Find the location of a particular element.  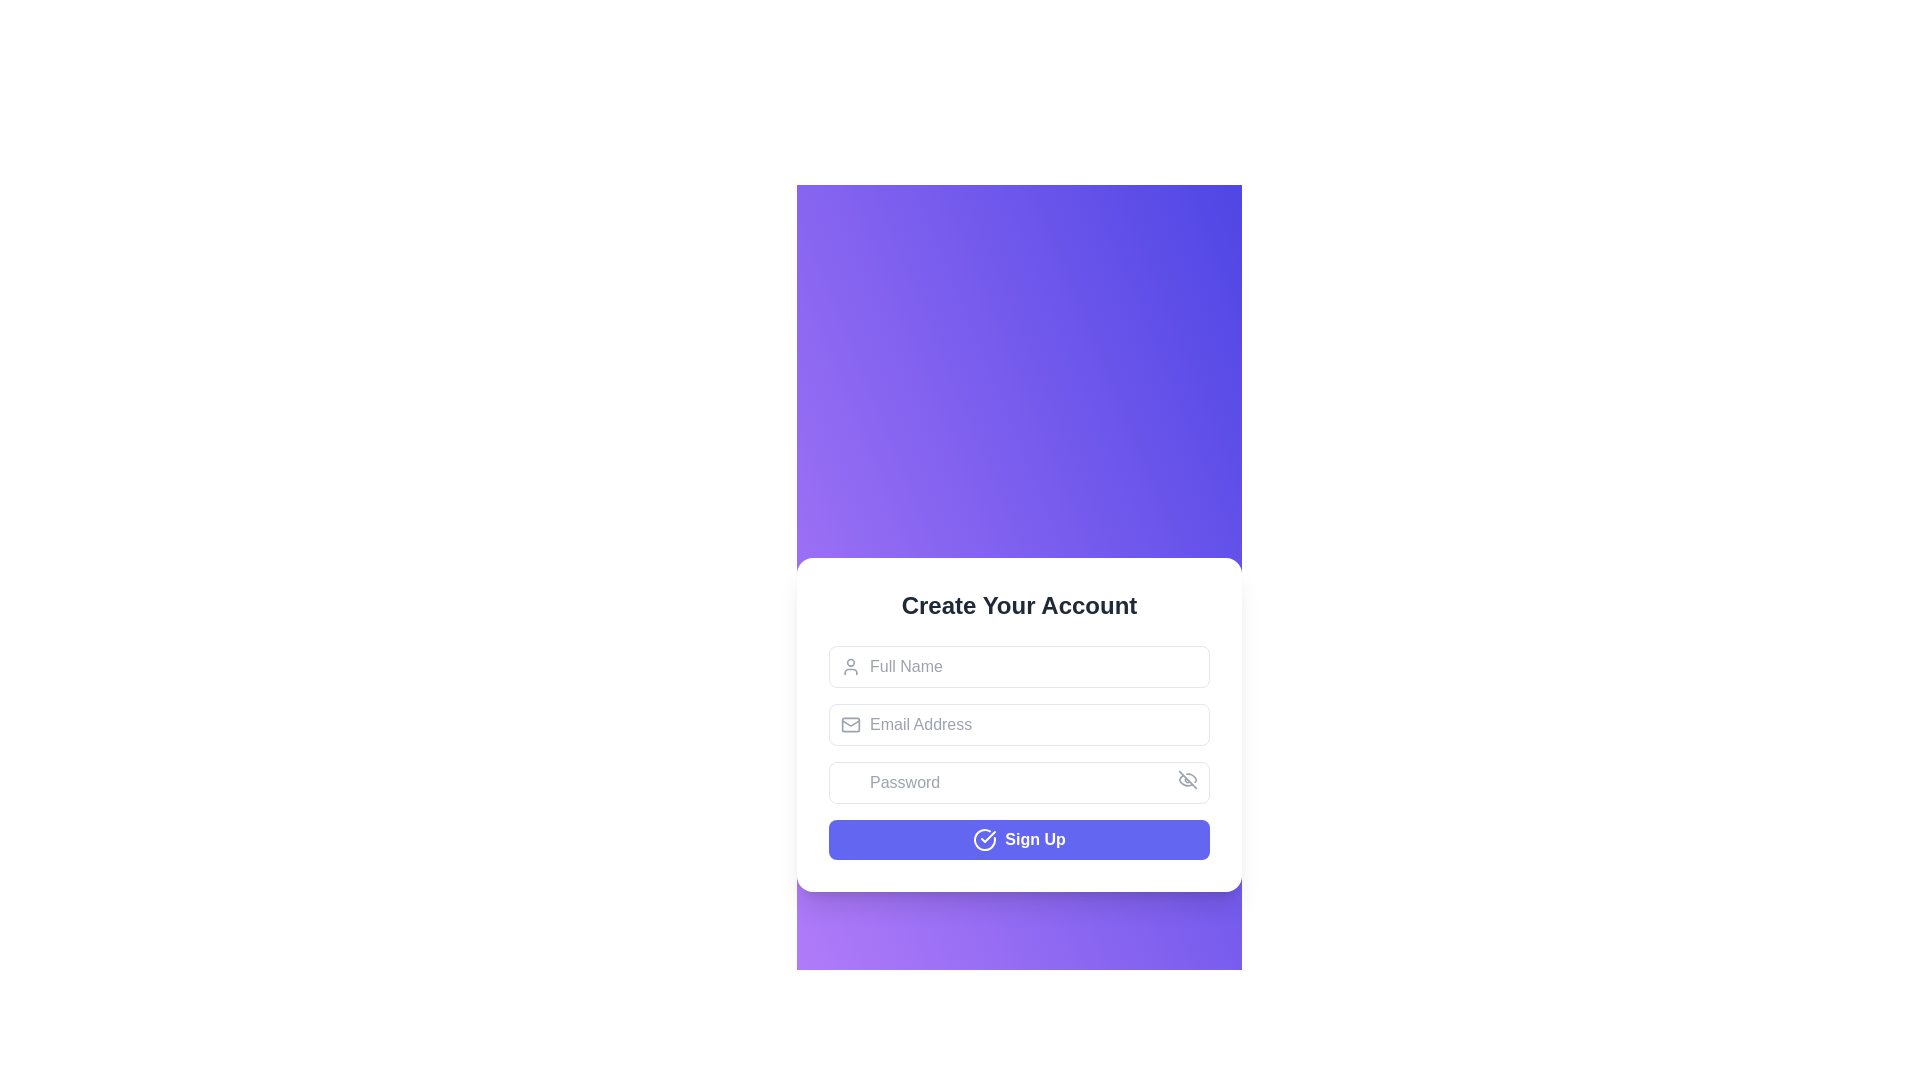

the graphical representation of the diagonal line icon, which is part of the eye-off icon located near the bottom-right corner of the password input field is located at coordinates (1188, 778).